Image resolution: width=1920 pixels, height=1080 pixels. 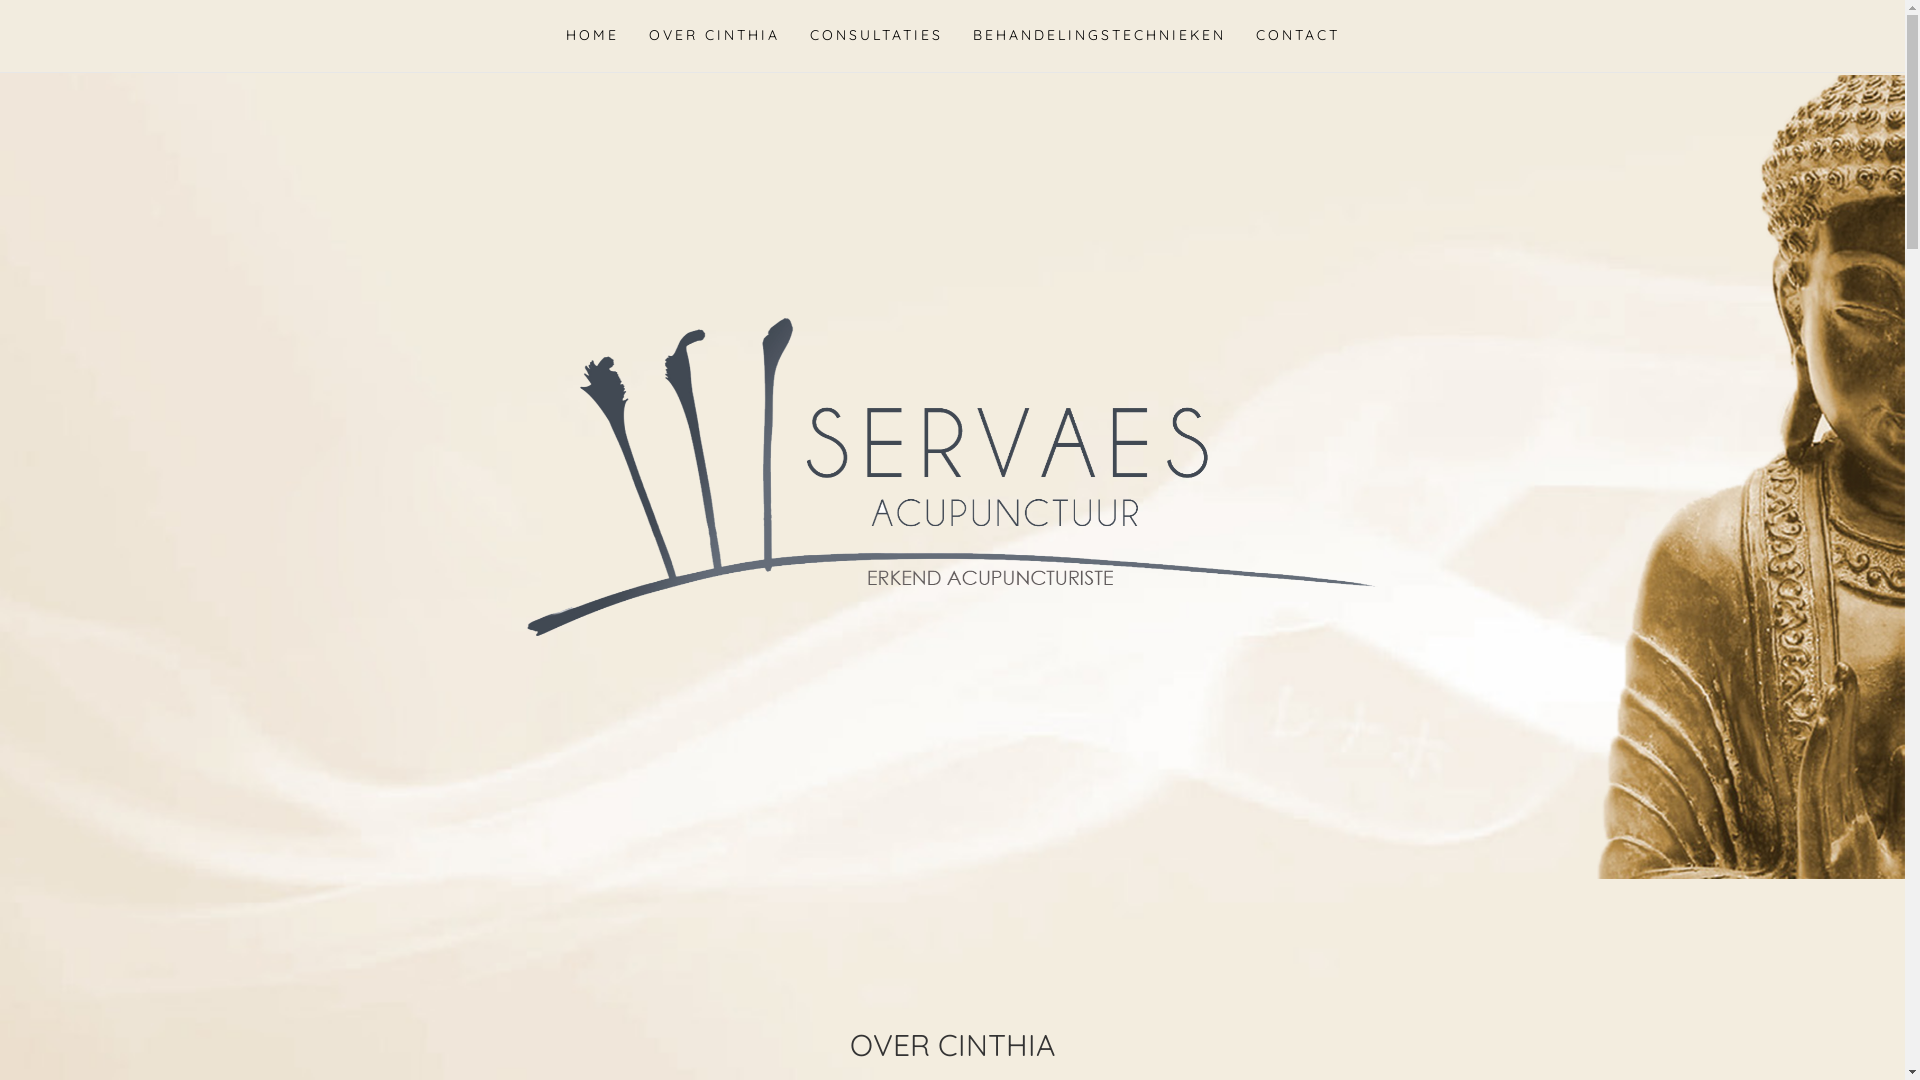 I want to click on 'OVER CINTHIA', so click(x=714, y=35).